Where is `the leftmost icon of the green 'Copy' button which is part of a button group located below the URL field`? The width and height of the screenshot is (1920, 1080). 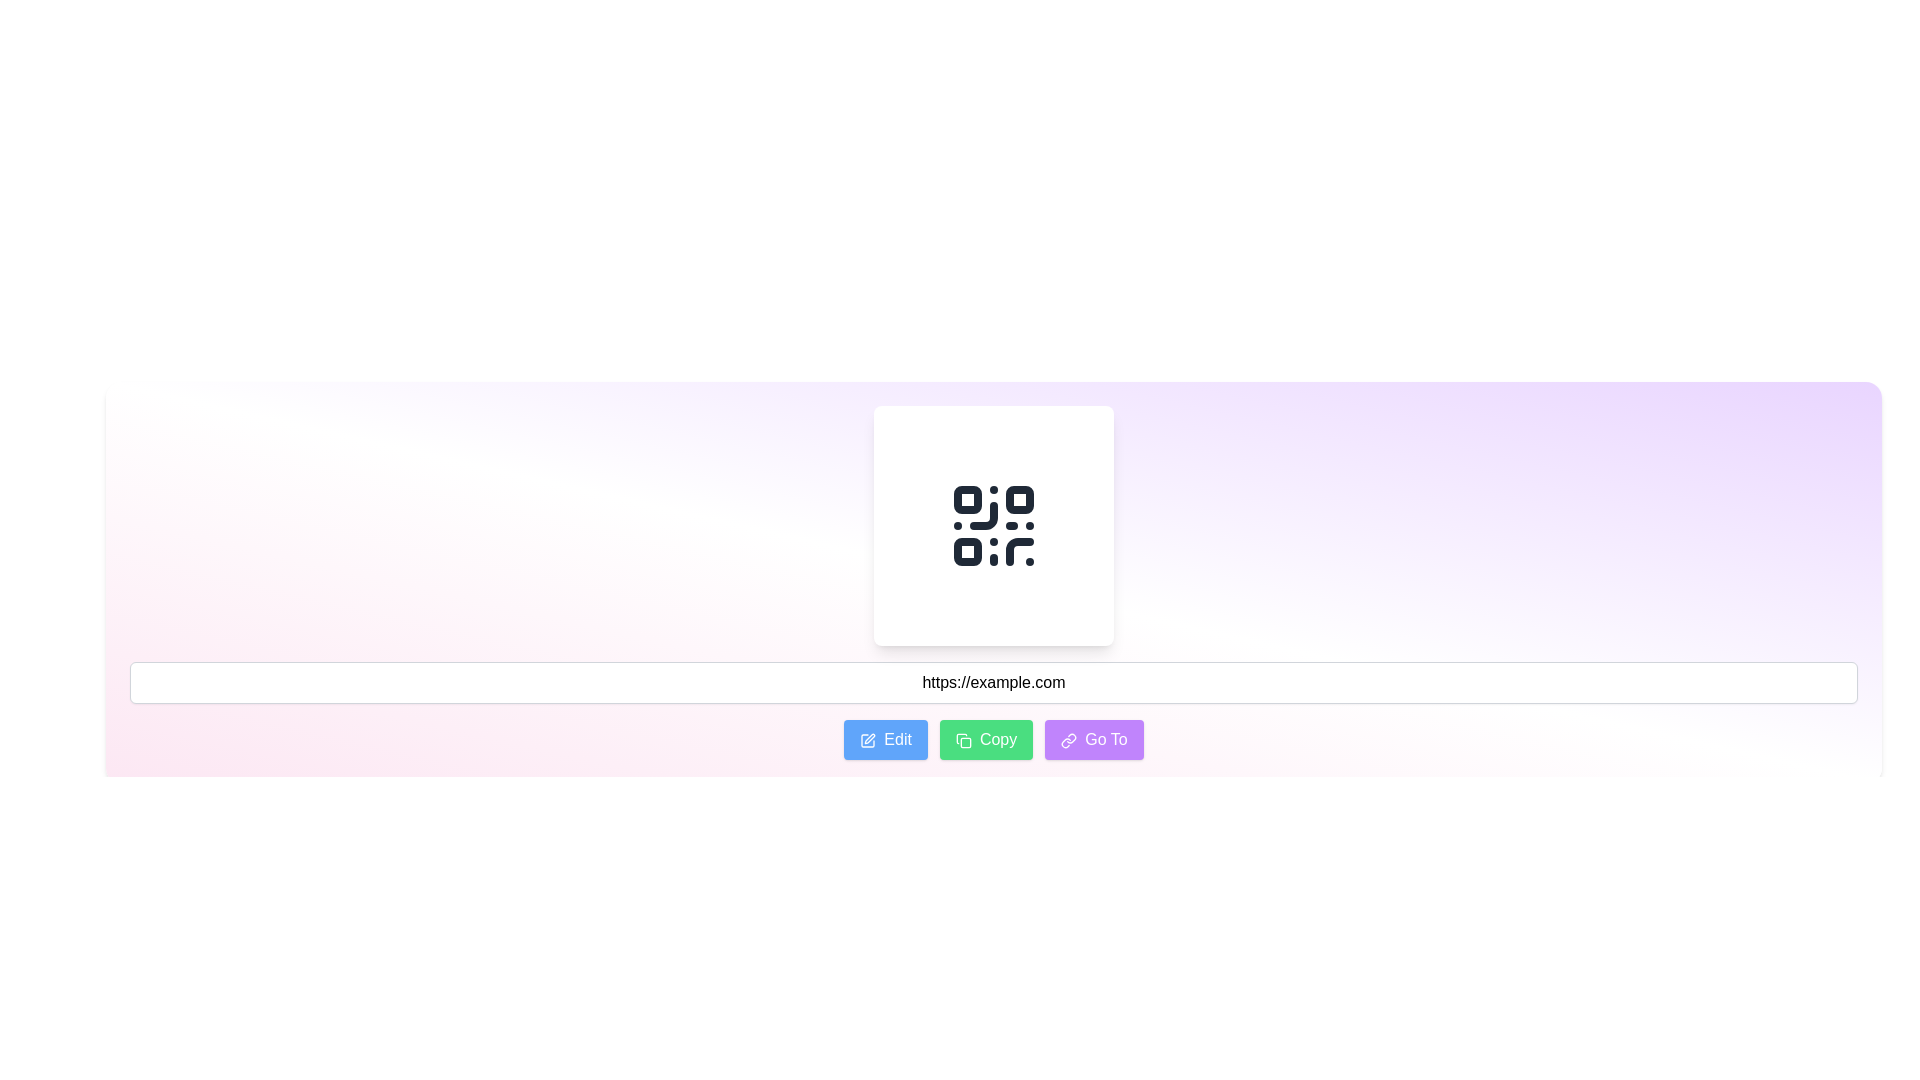
the leftmost icon of the green 'Copy' button which is part of a button group located below the URL field is located at coordinates (963, 740).